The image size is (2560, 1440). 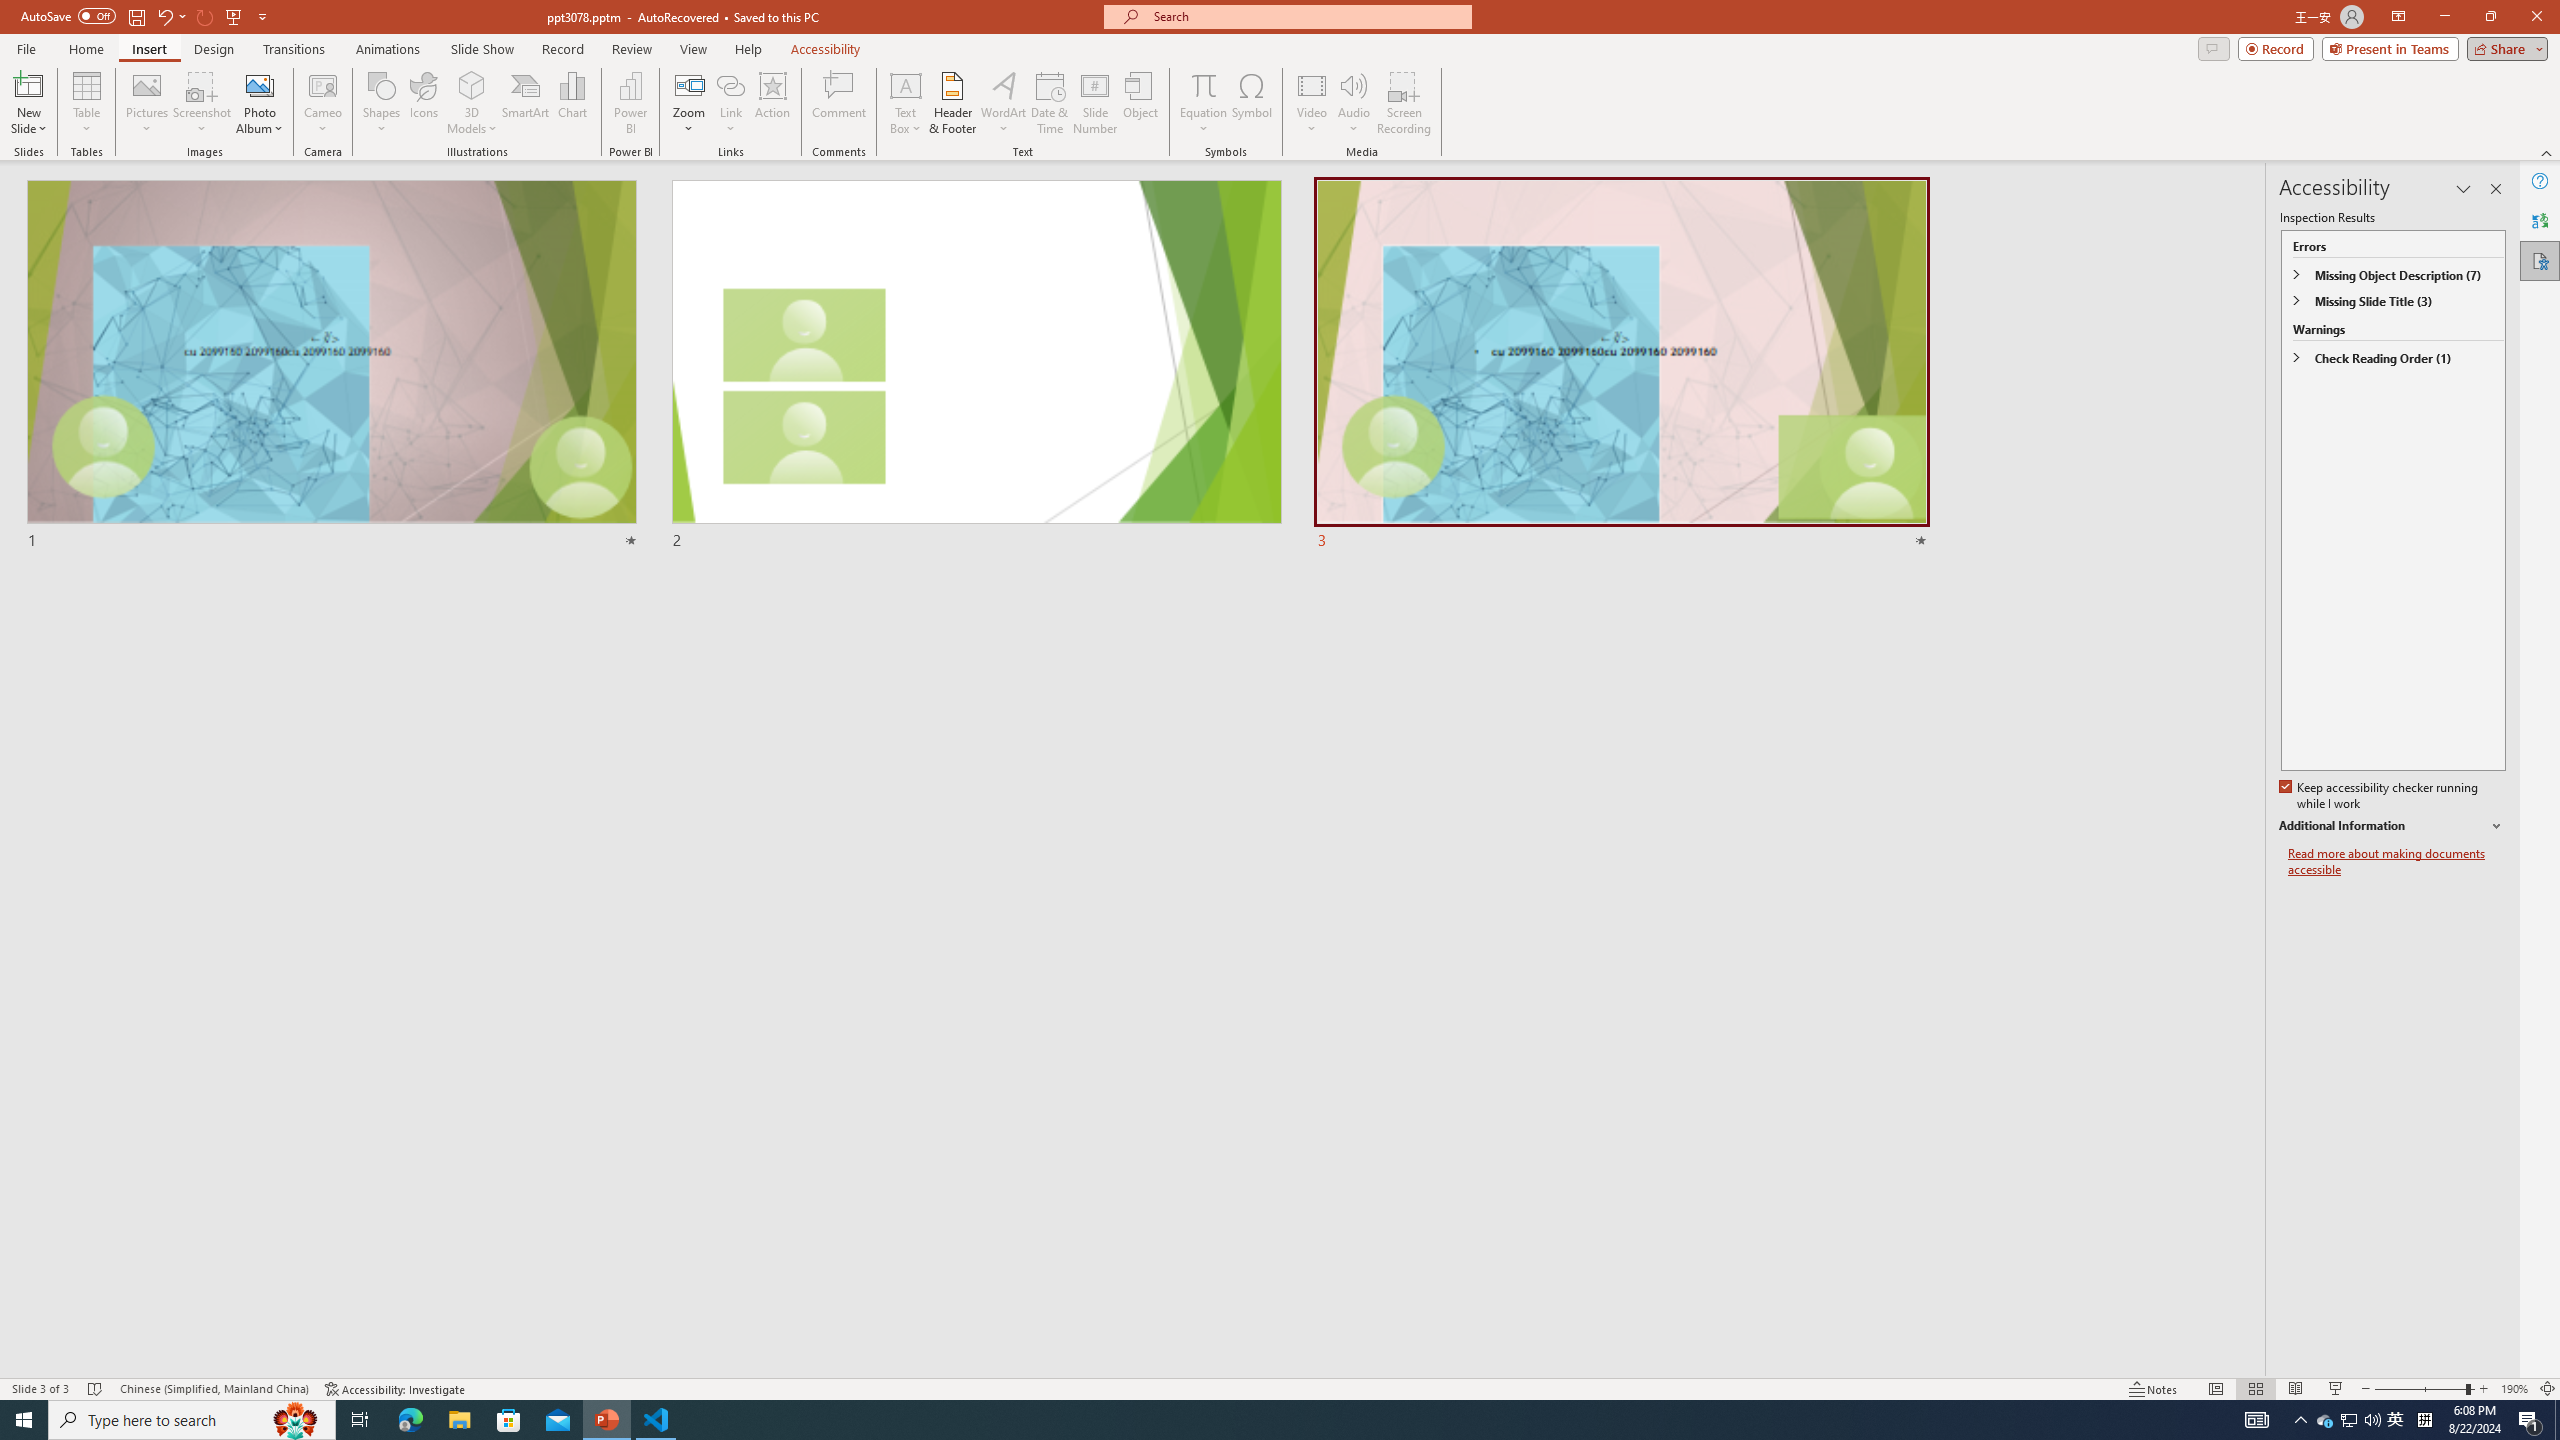 What do you see at coordinates (2392, 826) in the screenshot?
I see `'Additional Information'` at bounding box center [2392, 826].